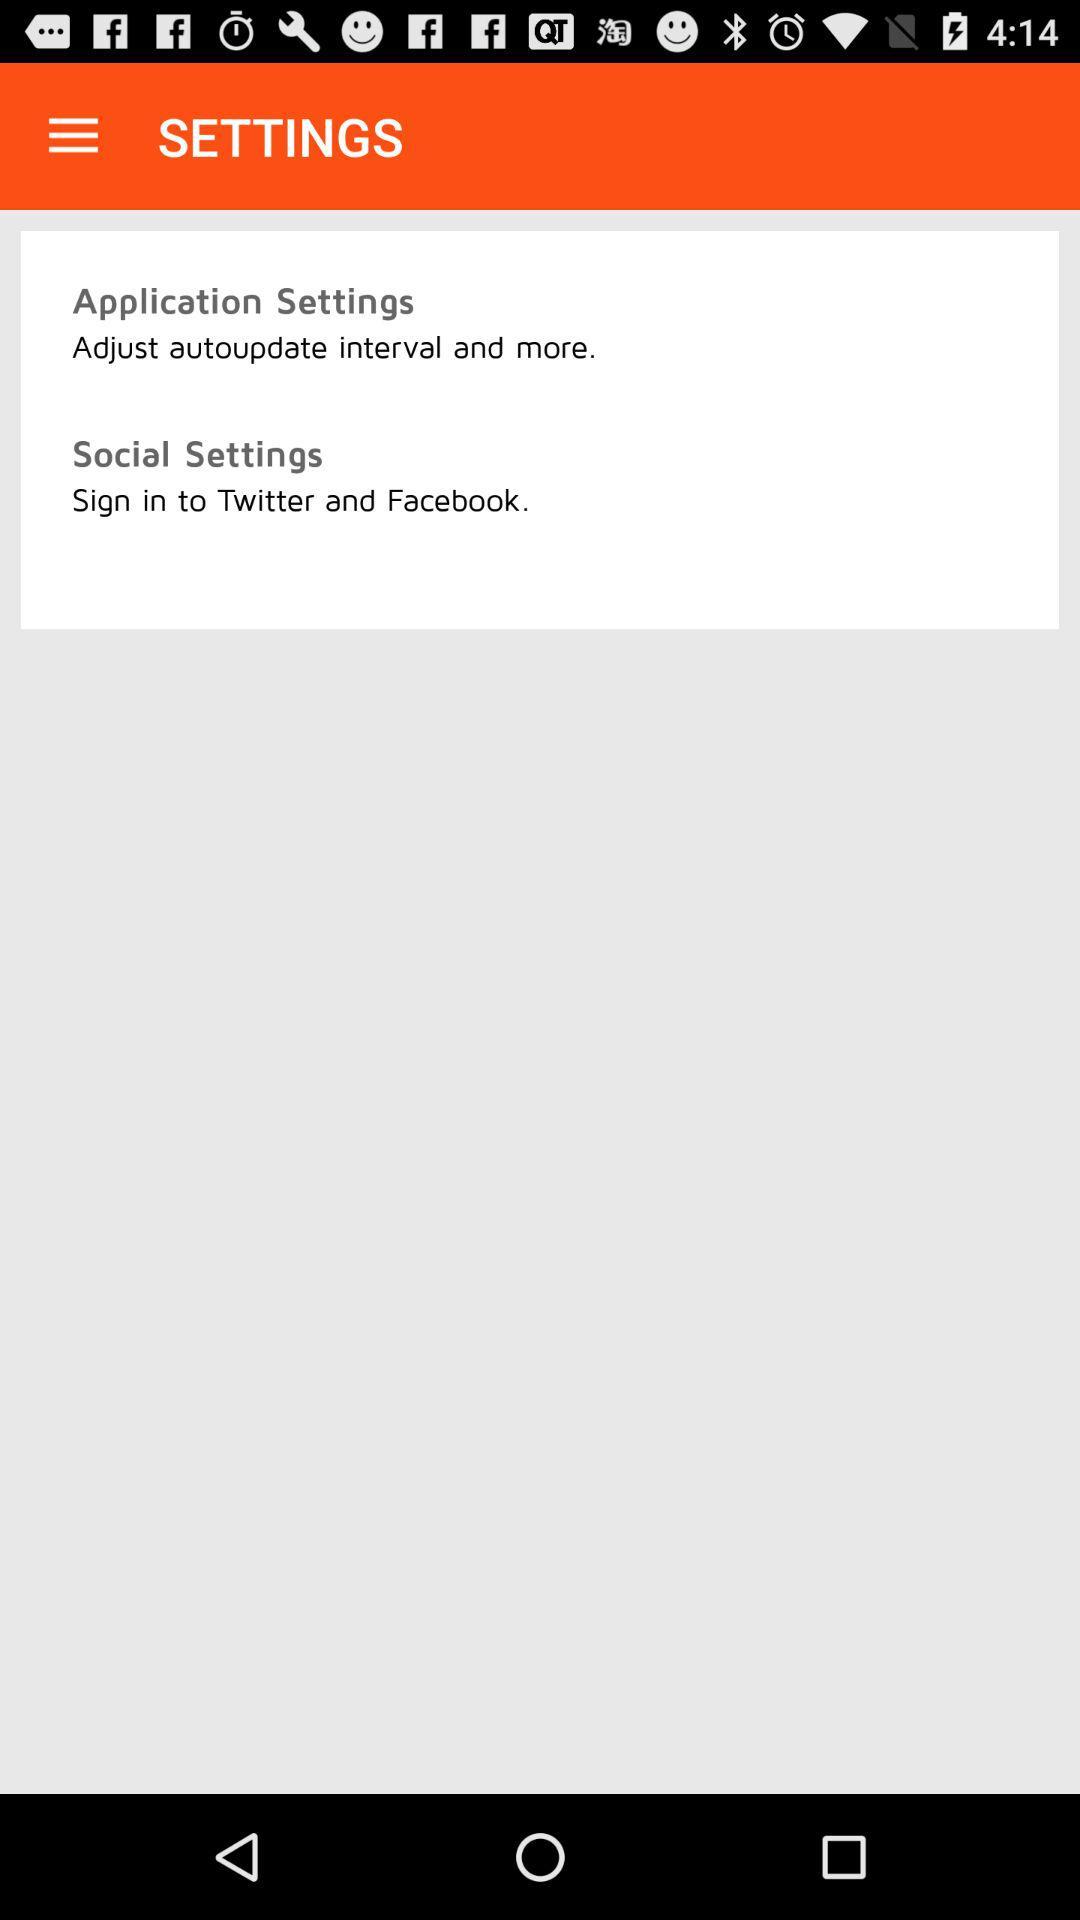 The width and height of the screenshot is (1080, 1920). I want to click on menu options, so click(72, 135).